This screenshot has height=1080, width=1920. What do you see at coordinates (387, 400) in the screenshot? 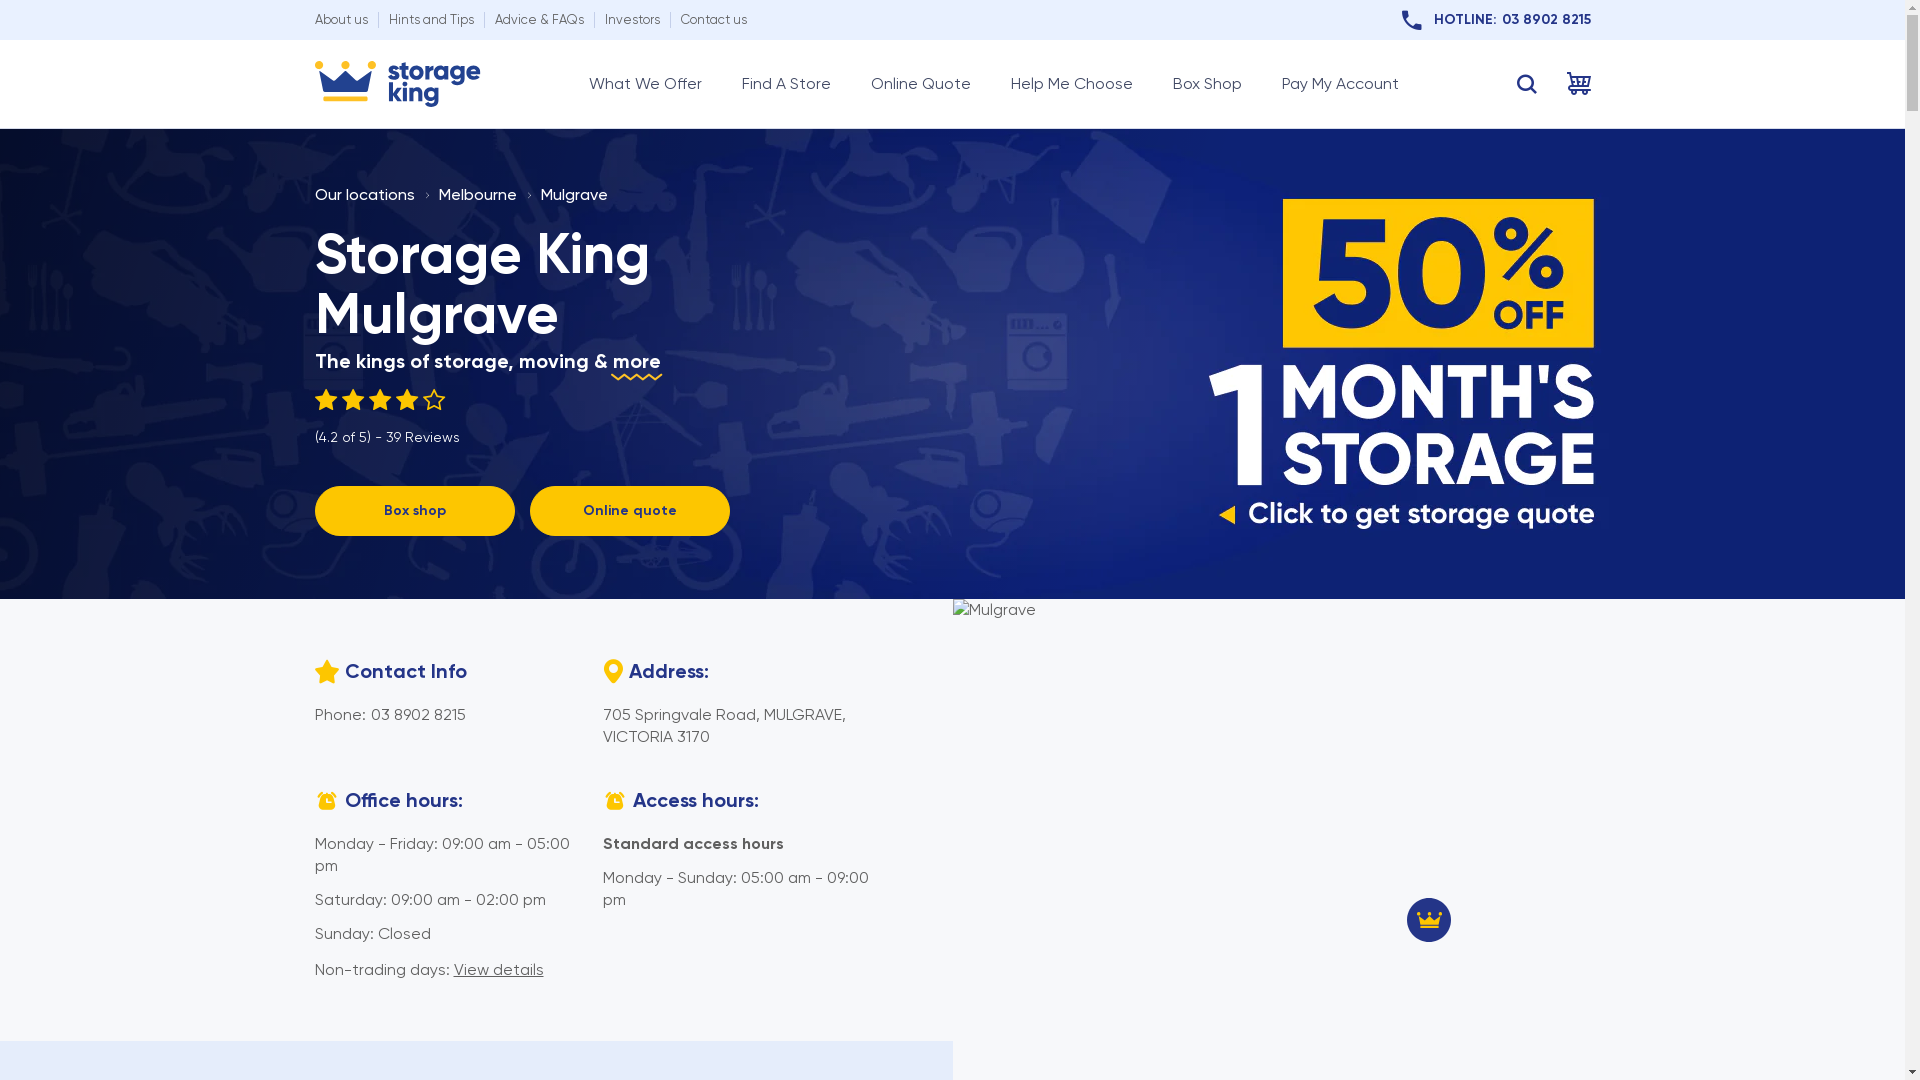
I see `'4.20'` at bounding box center [387, 400].